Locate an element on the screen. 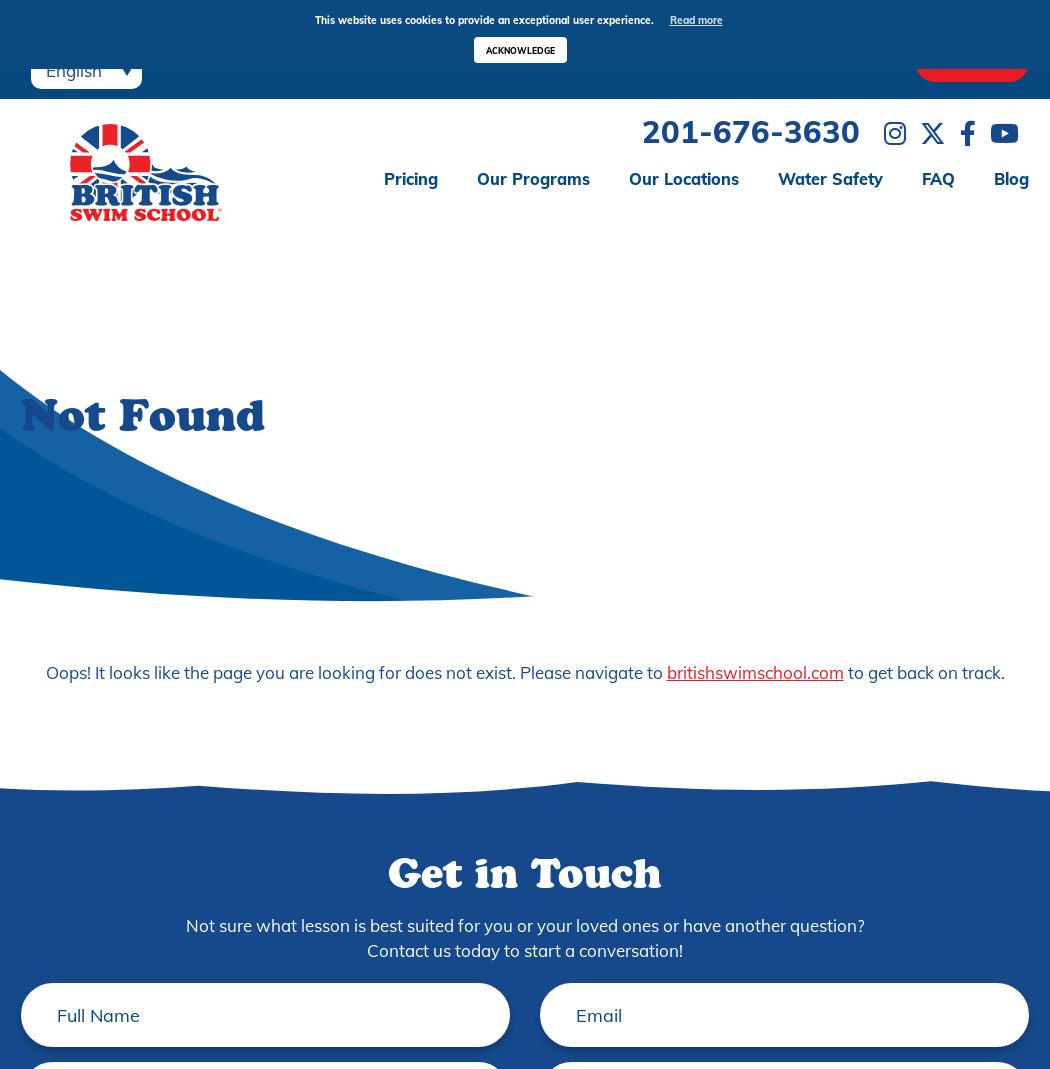  'Spanish' is located at coordinates (77, 98).